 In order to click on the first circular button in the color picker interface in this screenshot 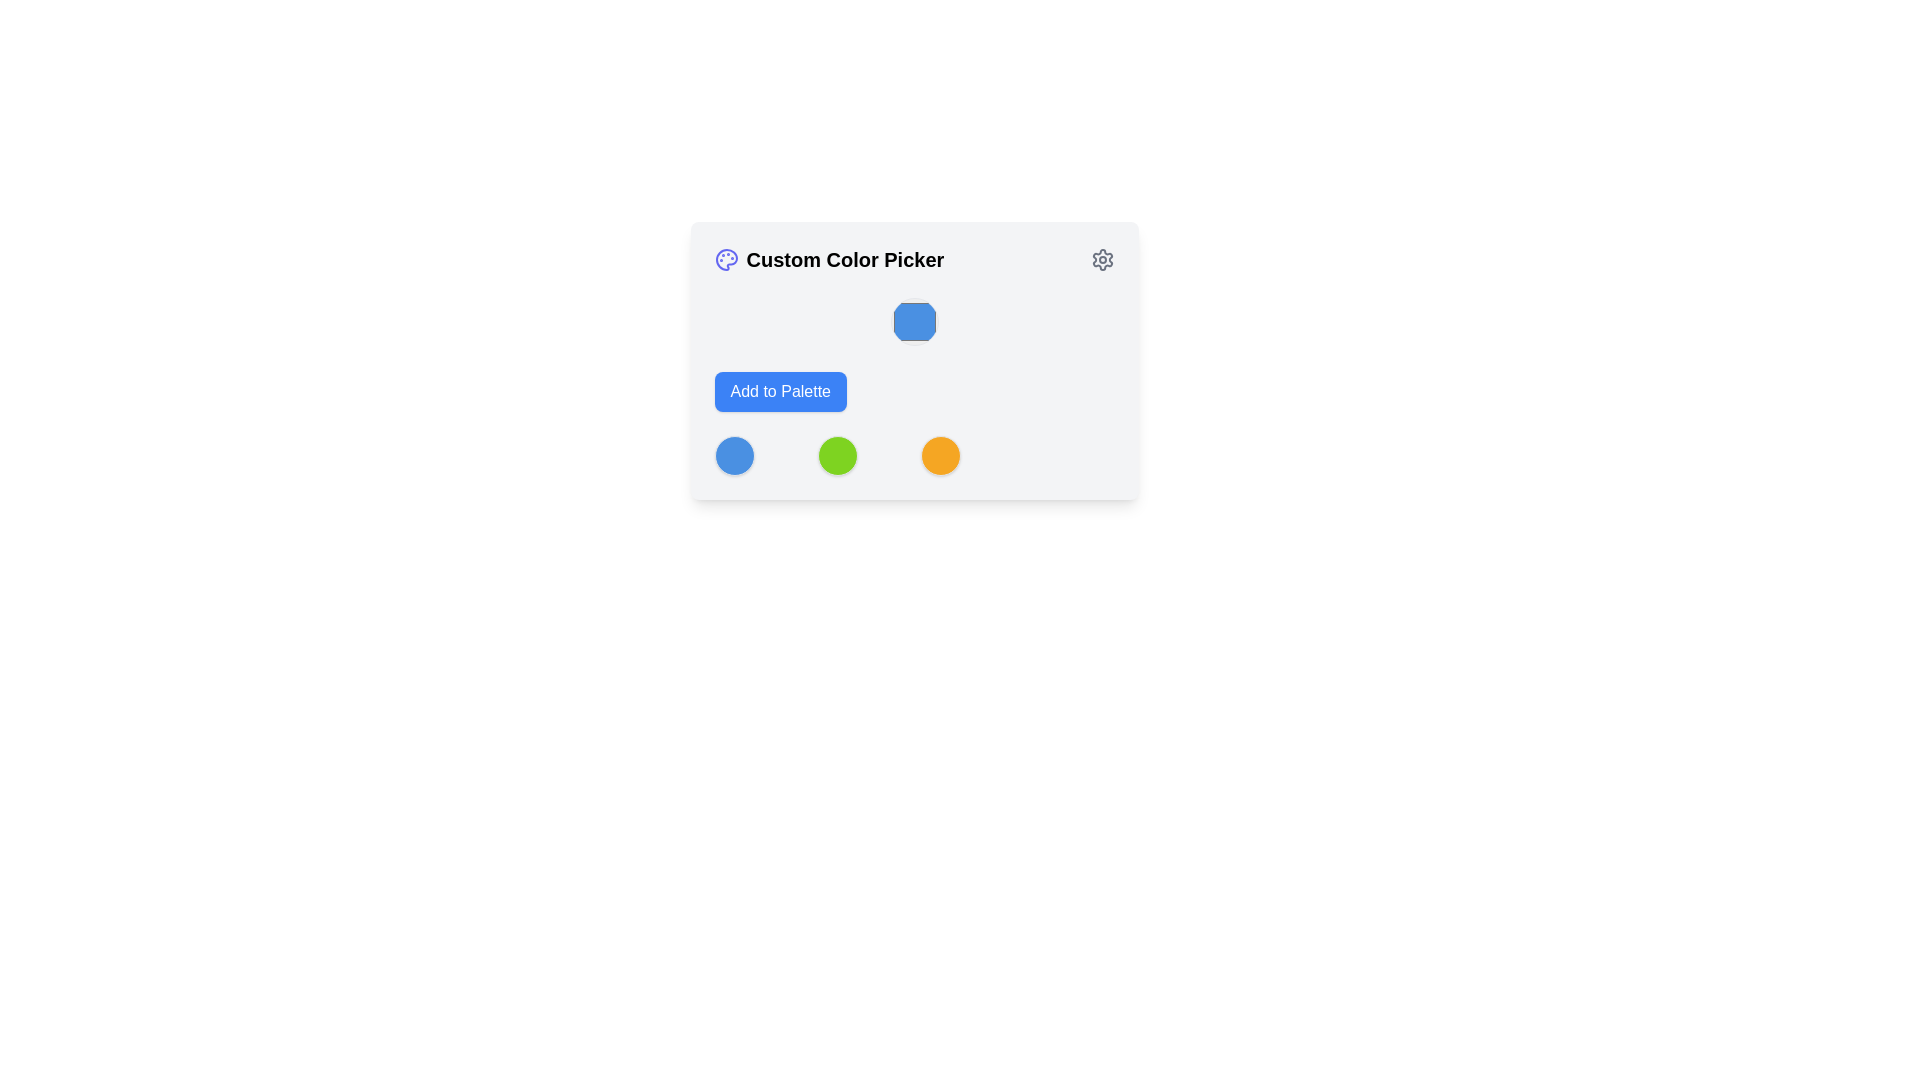, I will do `click(733, 455)`.